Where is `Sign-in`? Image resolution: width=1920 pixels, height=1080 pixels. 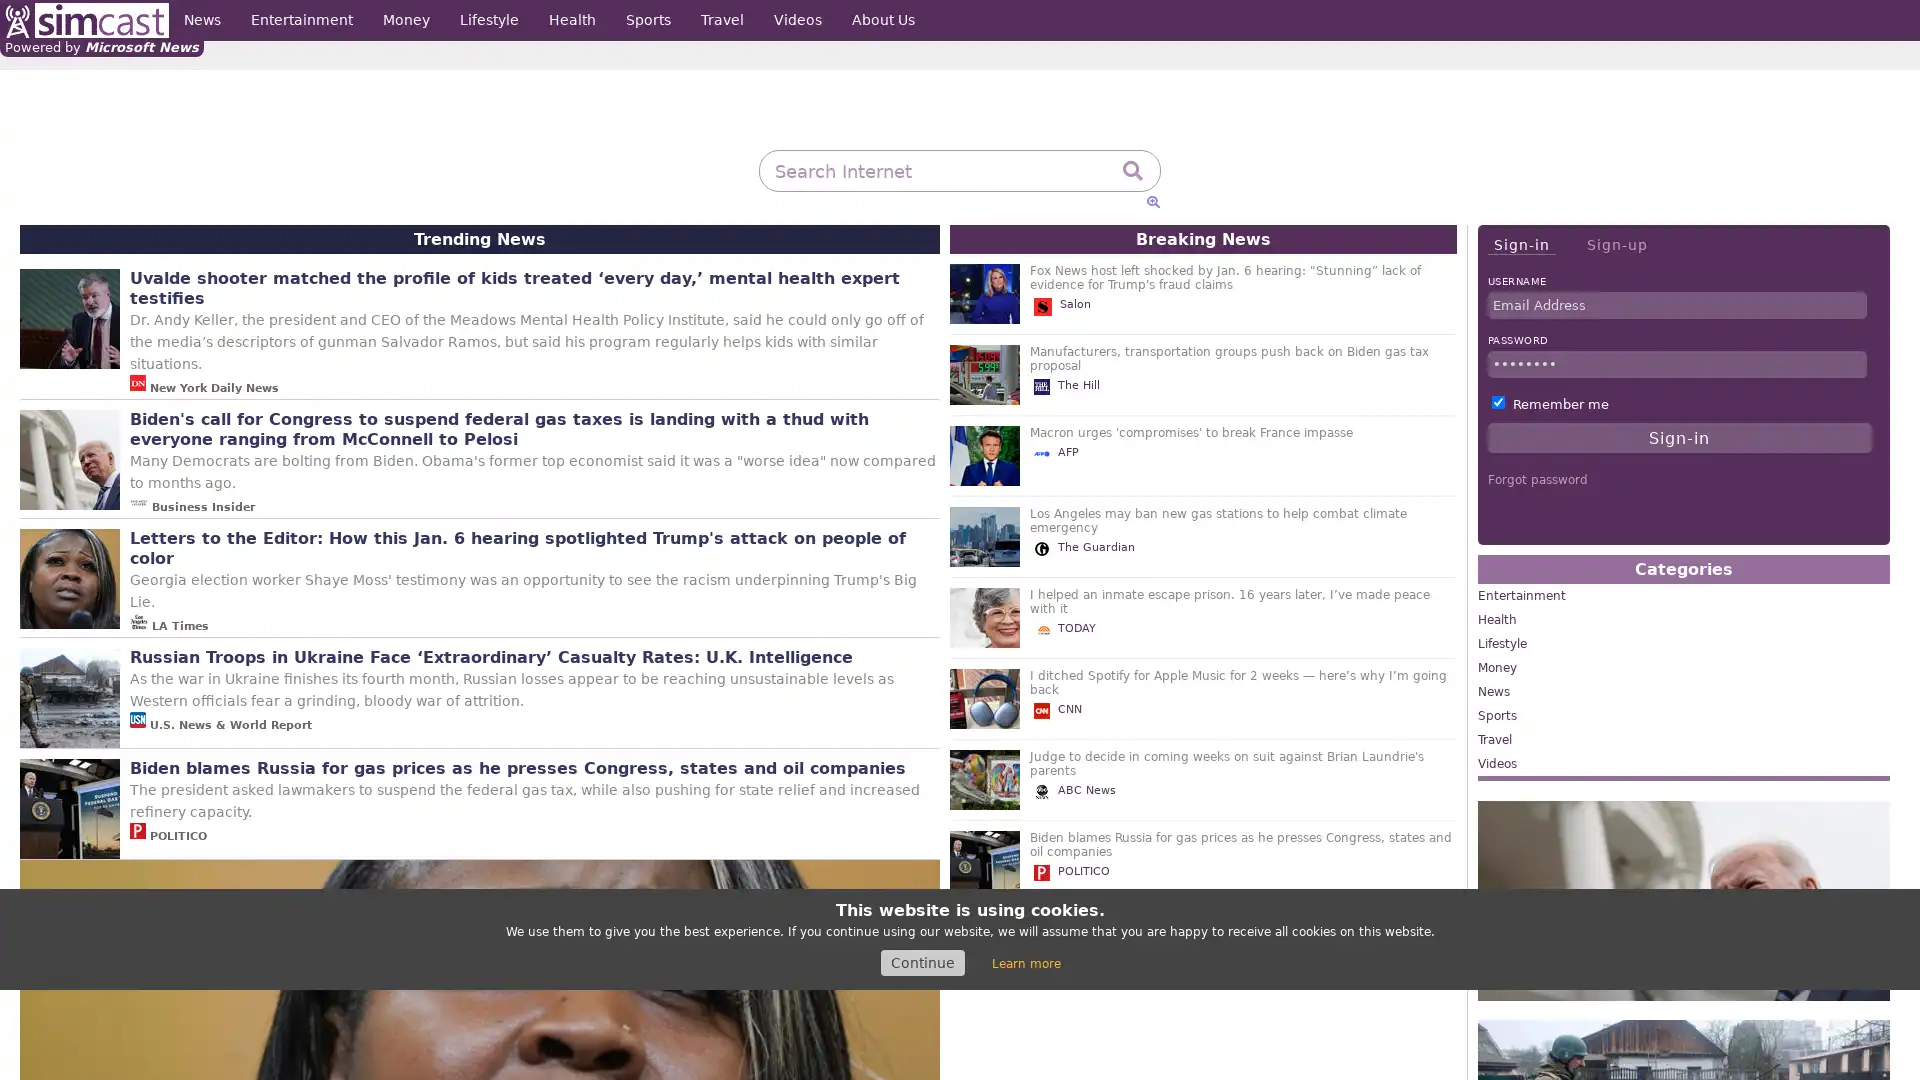 Sign-in is located at coordinates (1520, 244).